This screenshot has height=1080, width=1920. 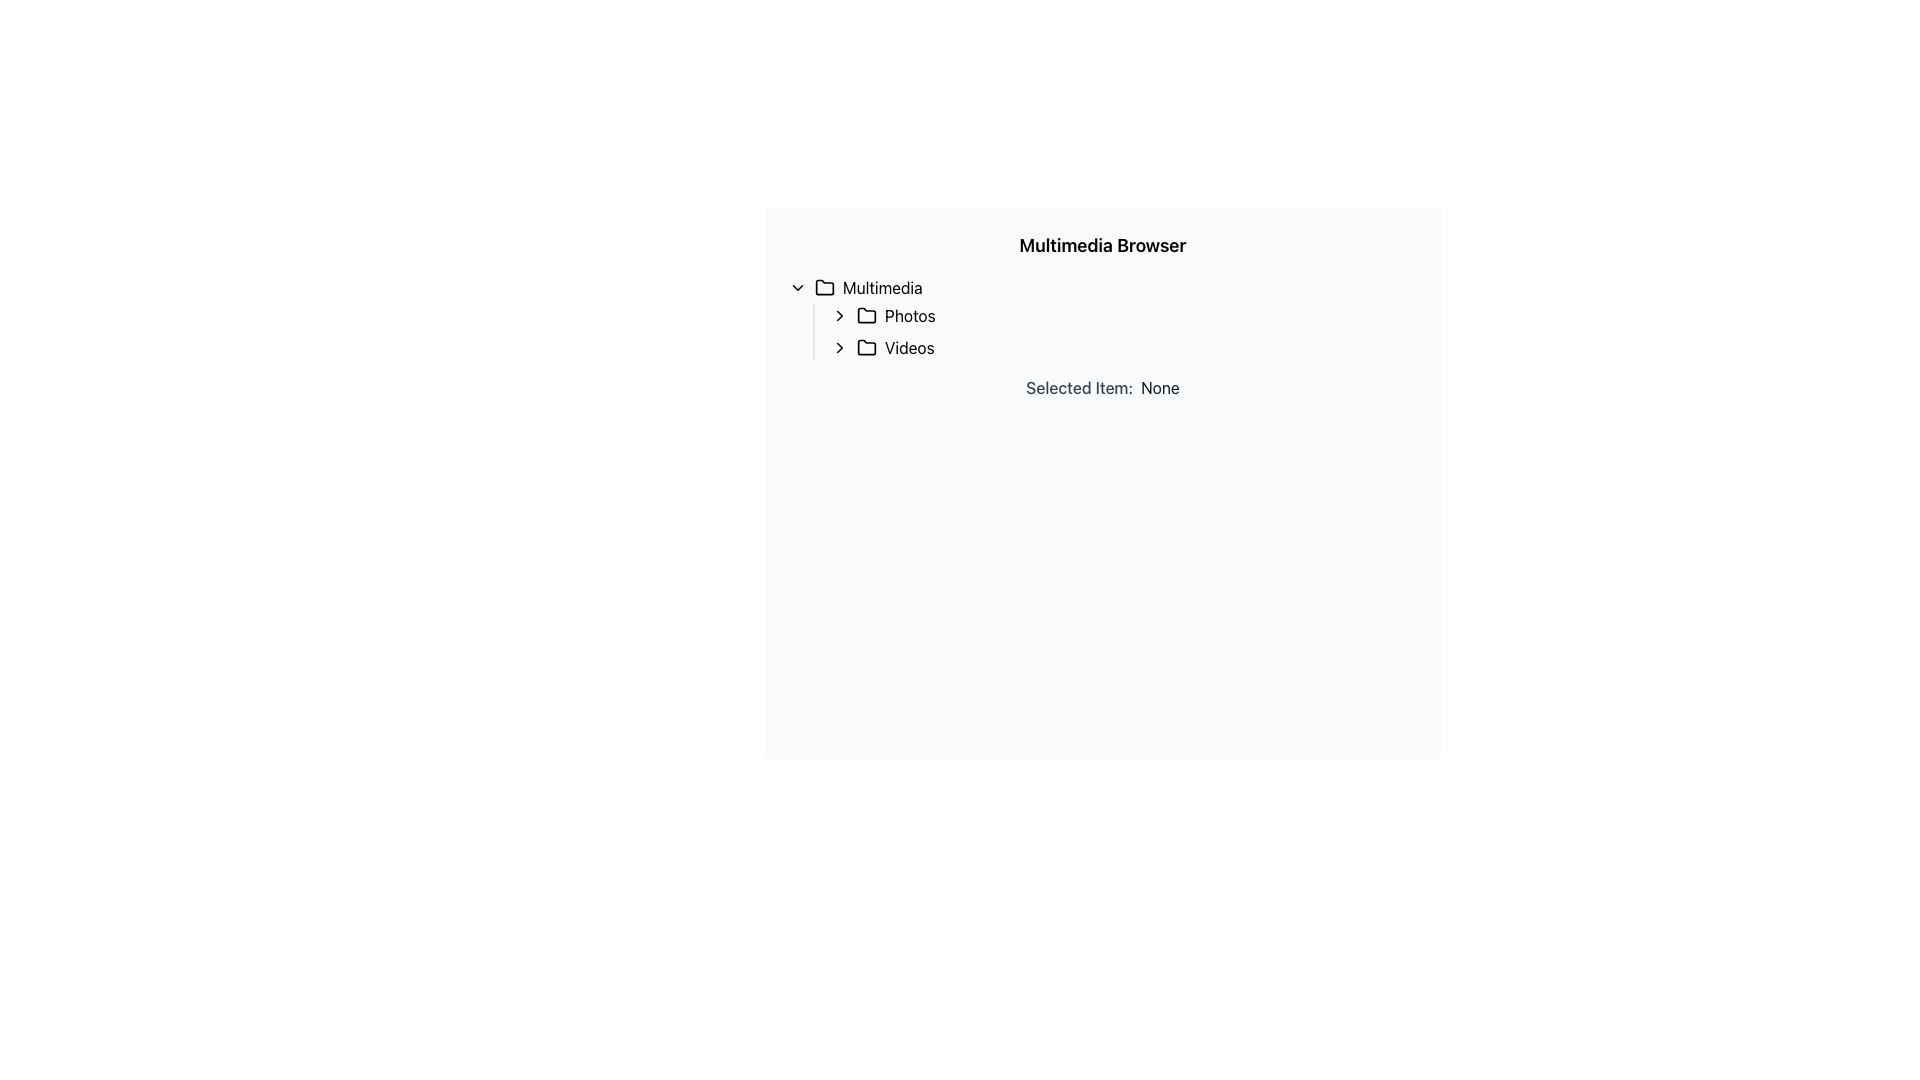 I want to click on the bold text label reading 'Multimedia Browser', which is positioned at the top of the section above the hierarchical navigation menu, so click(x=1102, y=245).